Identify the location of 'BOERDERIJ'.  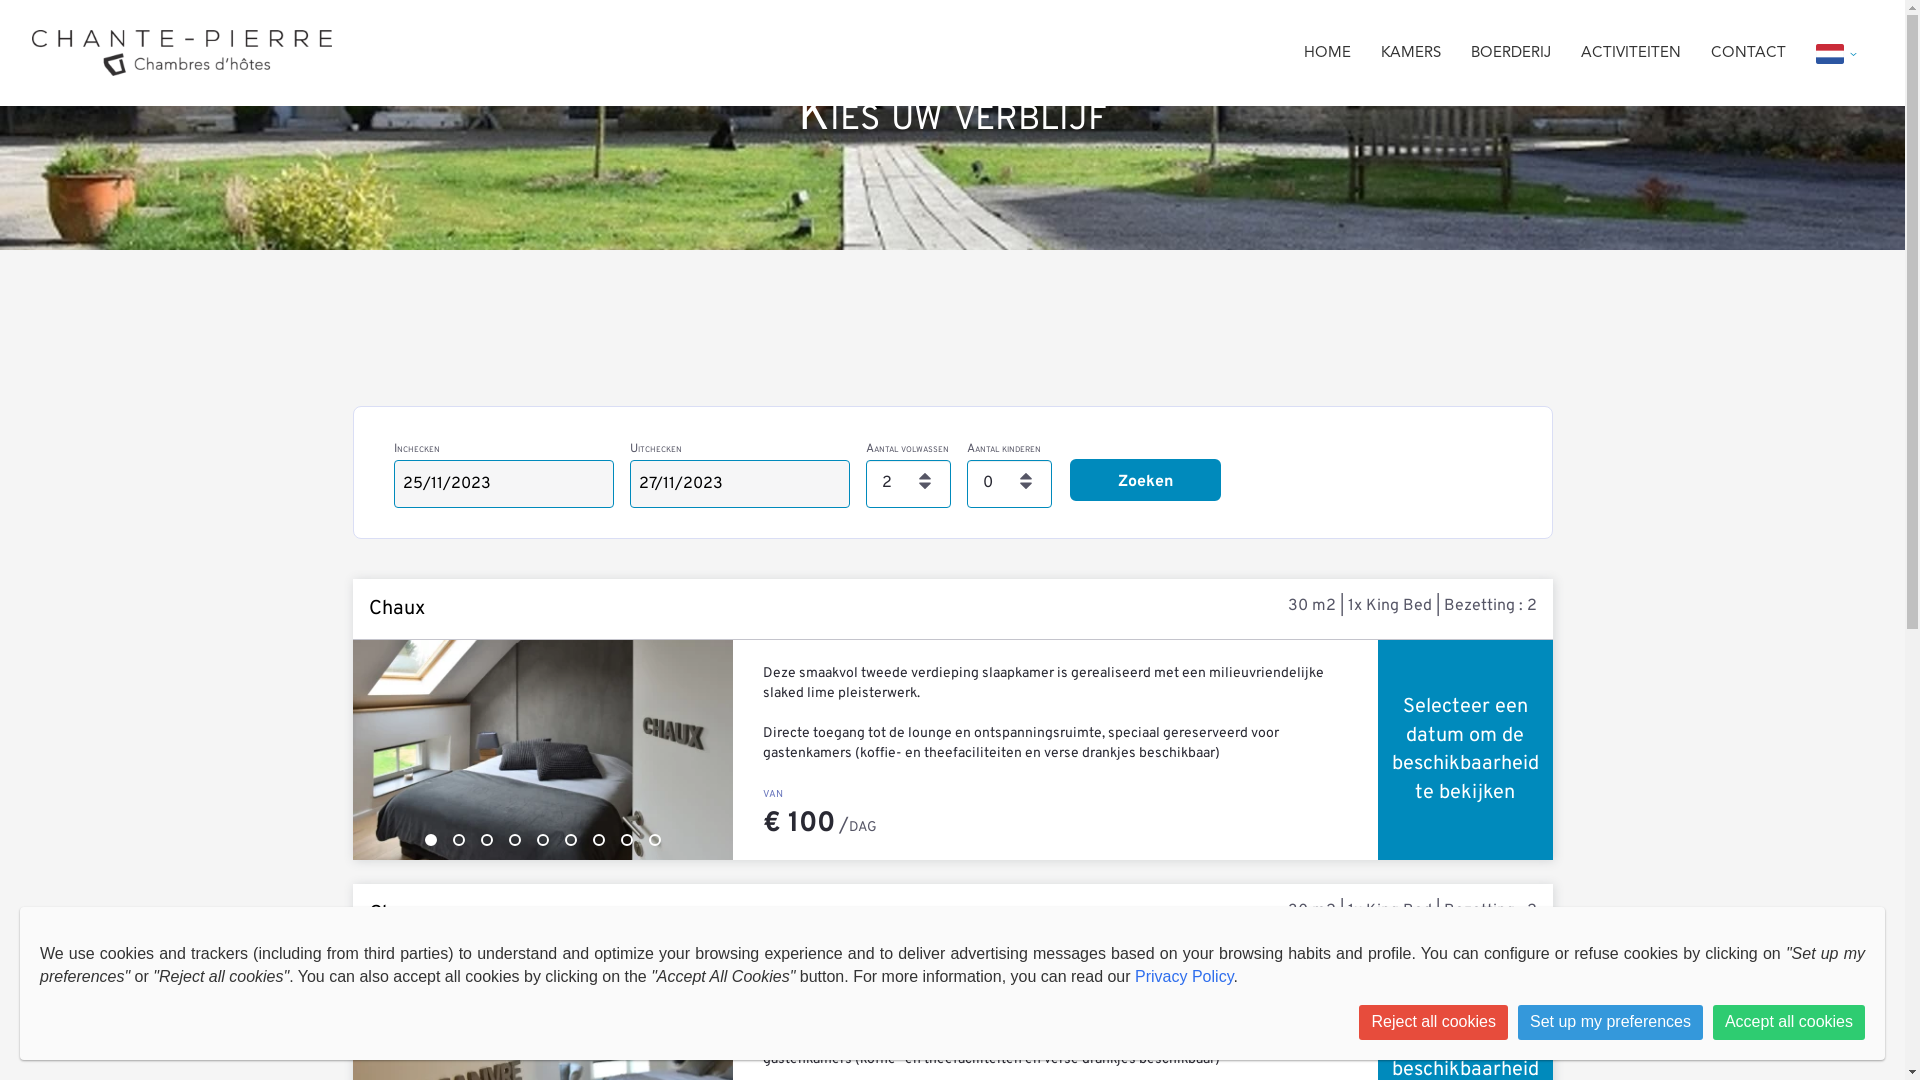
(1470, 52).